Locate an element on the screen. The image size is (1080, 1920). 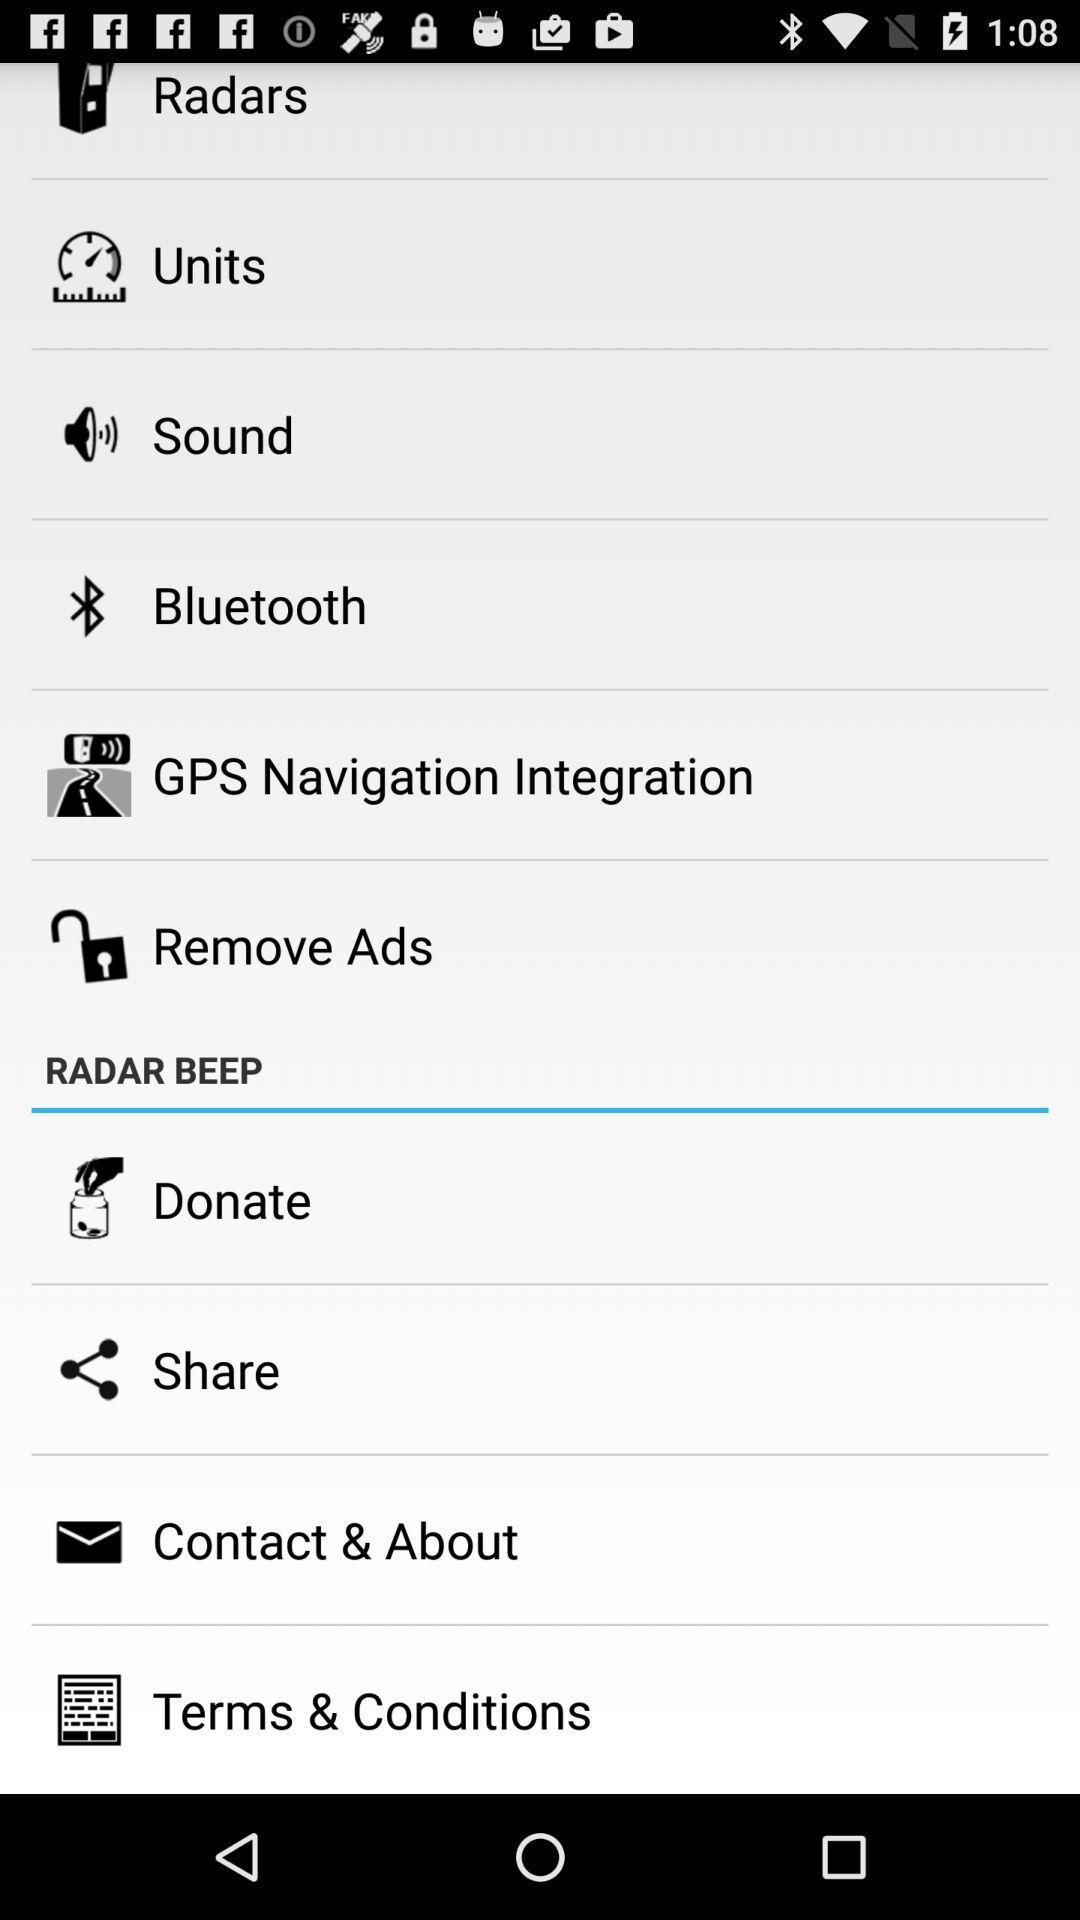
share icon is located at coordinates (216, 1368).